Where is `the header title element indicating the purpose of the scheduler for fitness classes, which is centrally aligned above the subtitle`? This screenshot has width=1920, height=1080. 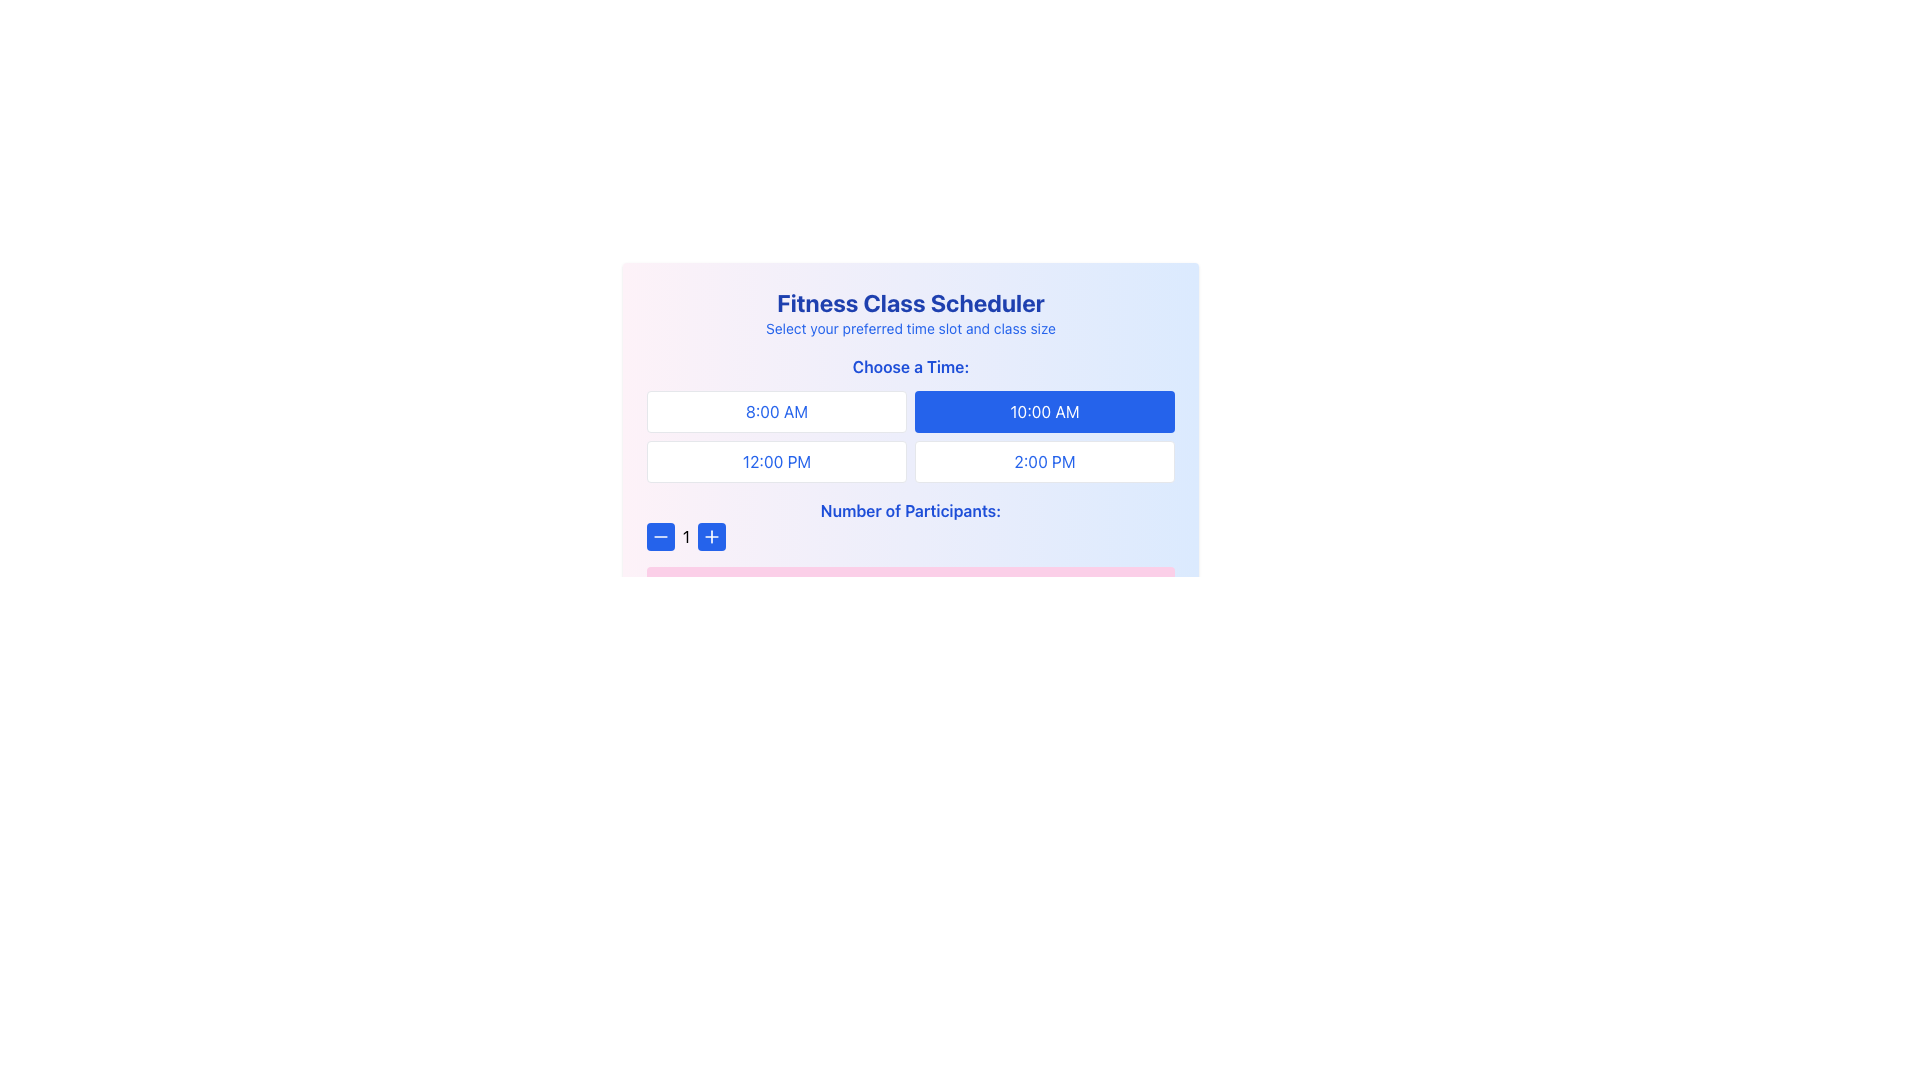
the header title element indicating the purpose of the scheduler for fitness classes, which is centrally aligned above the subtitle is located at coordinates (910, 303).